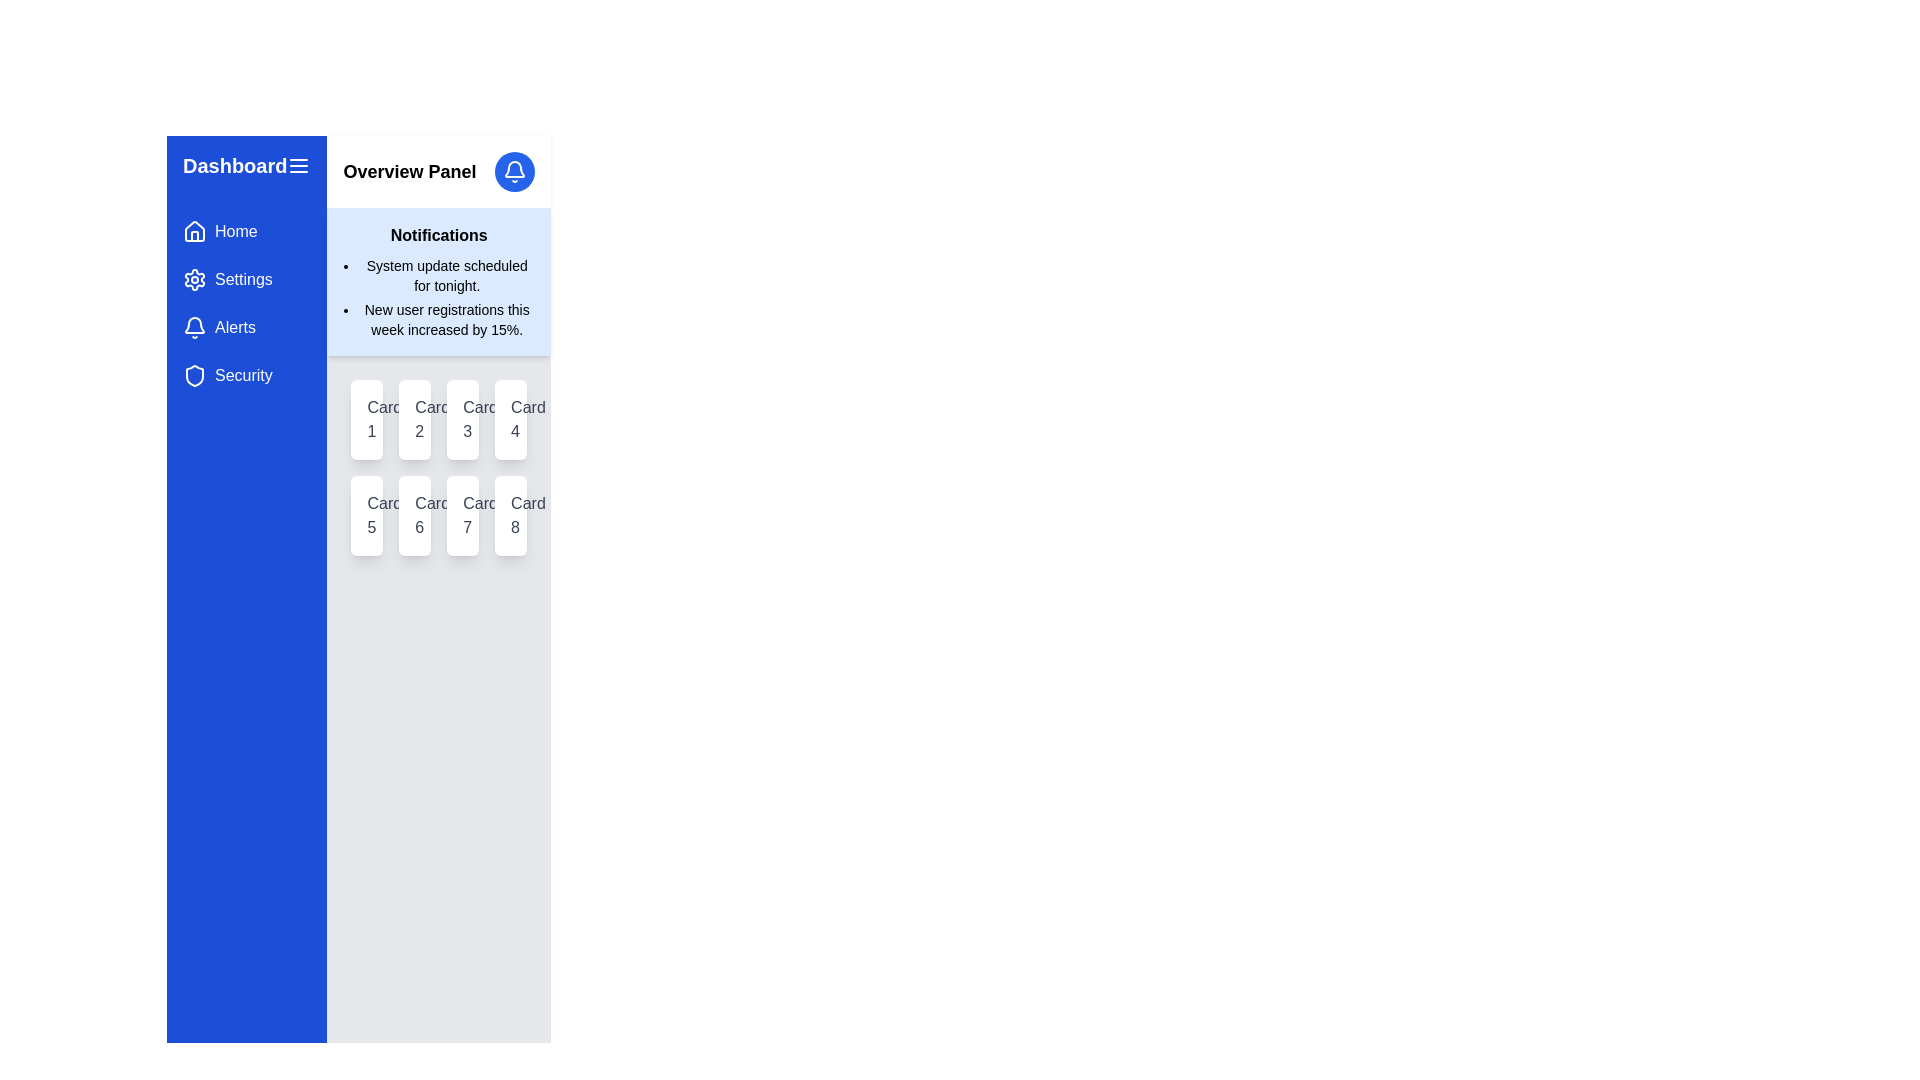  What do you see at coordinates (195, 324) in the screenshot?
I see `the bell-shaped icon element used for notifications located in the top-right part of the interface, adjacent to the 'Overview Panel' heading` at bounding box center [195, 324].